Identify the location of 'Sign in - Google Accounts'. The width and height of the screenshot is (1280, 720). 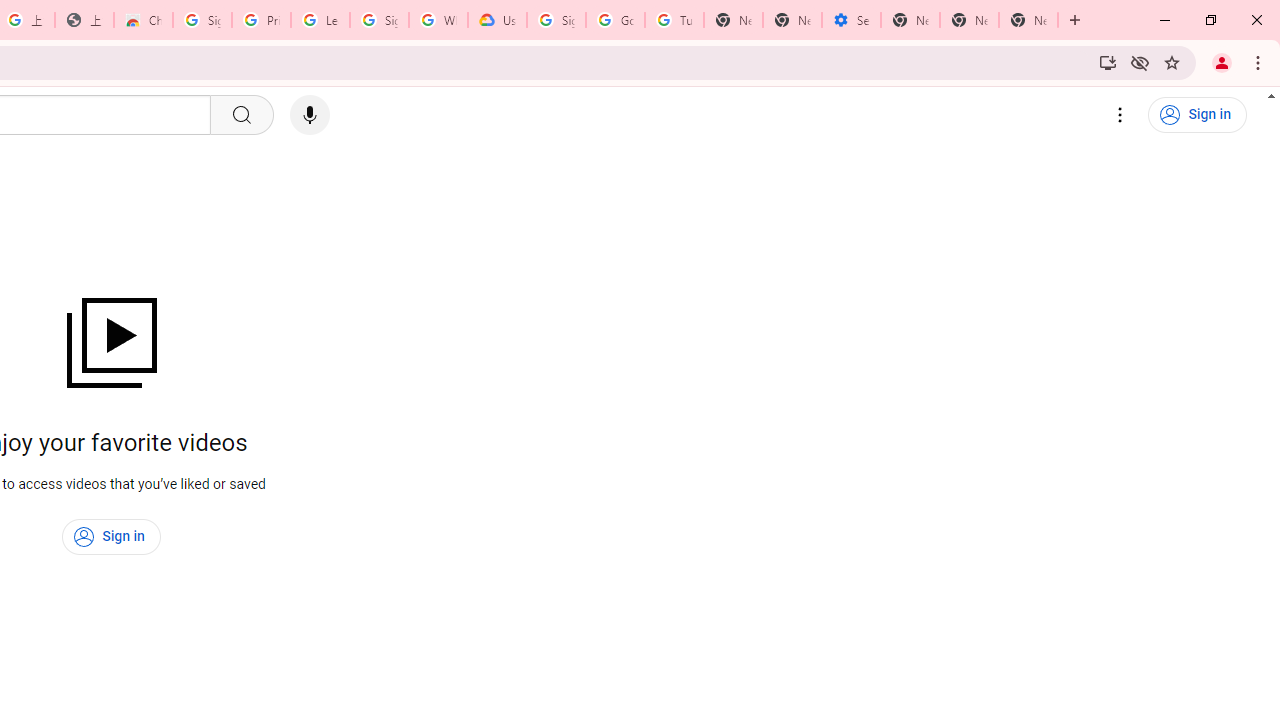
(202, 20).